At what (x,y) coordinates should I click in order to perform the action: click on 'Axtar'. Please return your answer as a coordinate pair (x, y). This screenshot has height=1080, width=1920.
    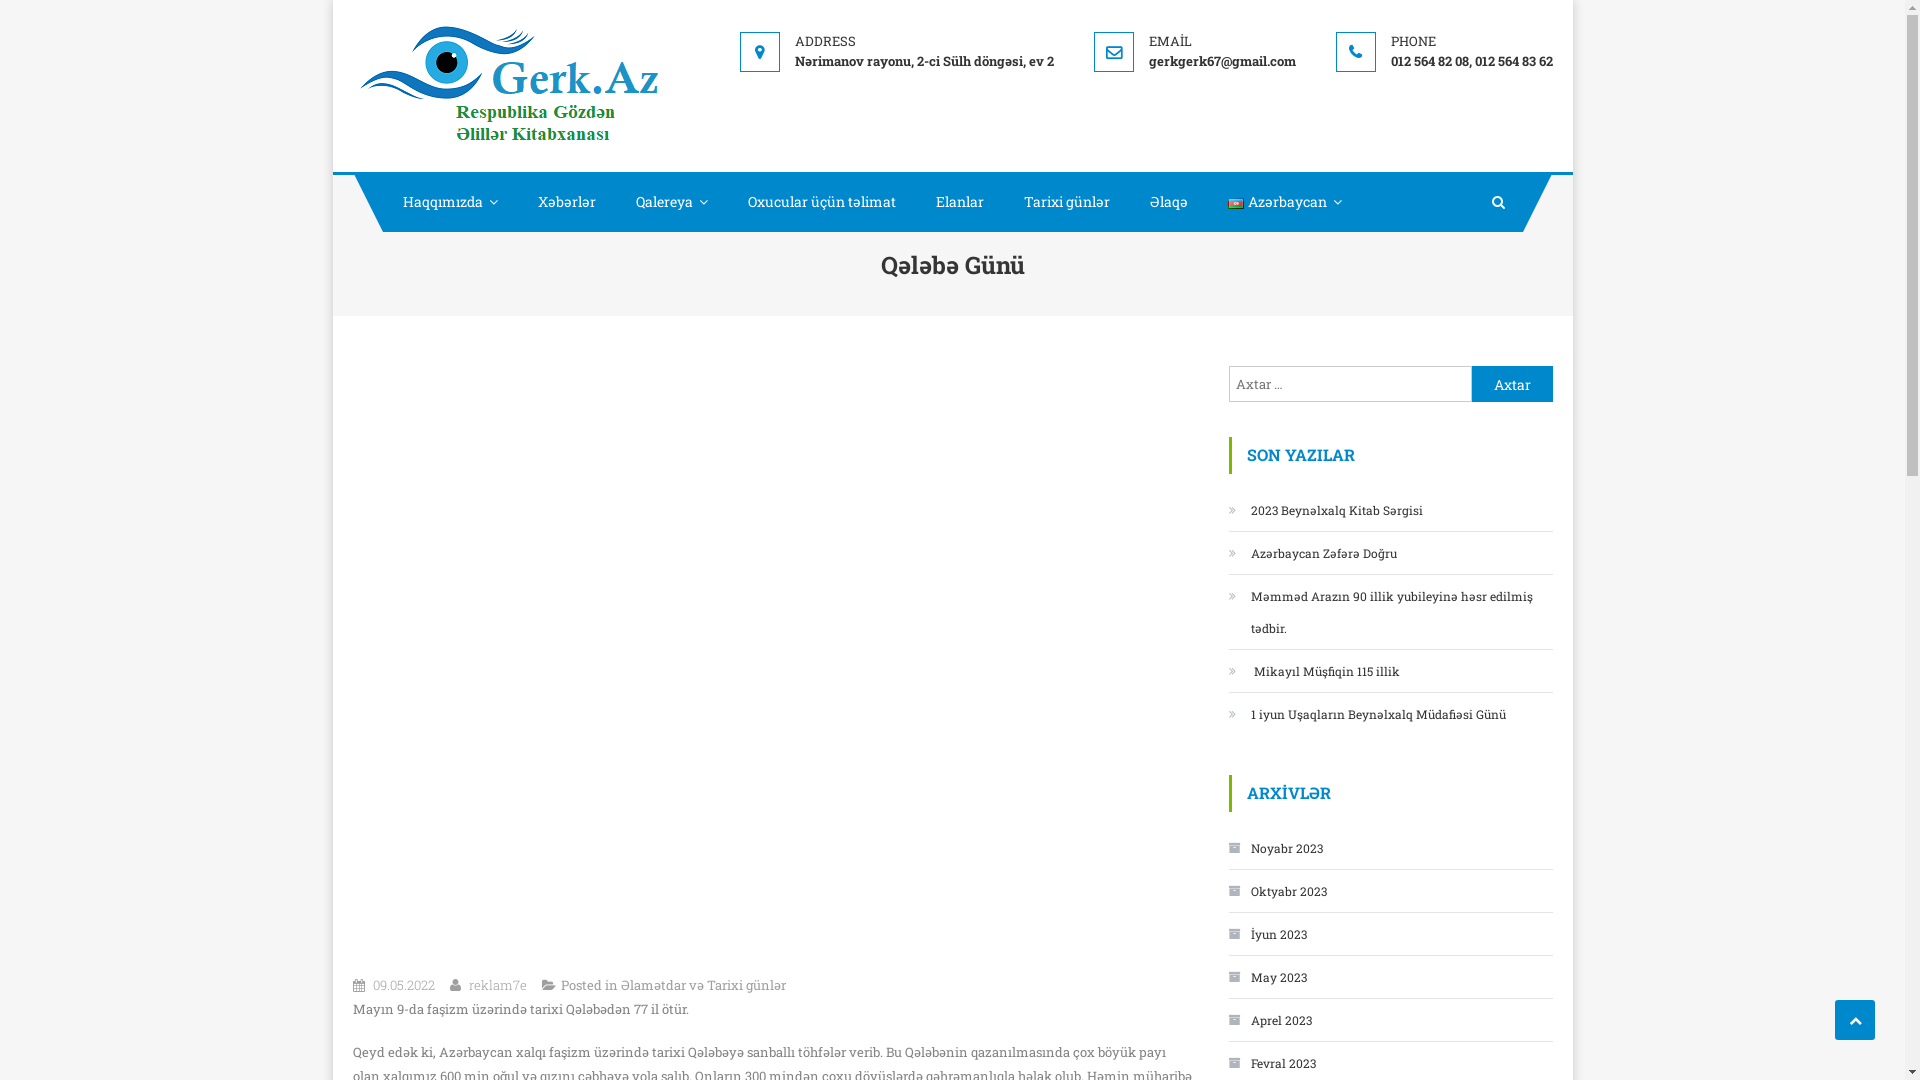
    Looking at the image, I should click on (1512, 384).